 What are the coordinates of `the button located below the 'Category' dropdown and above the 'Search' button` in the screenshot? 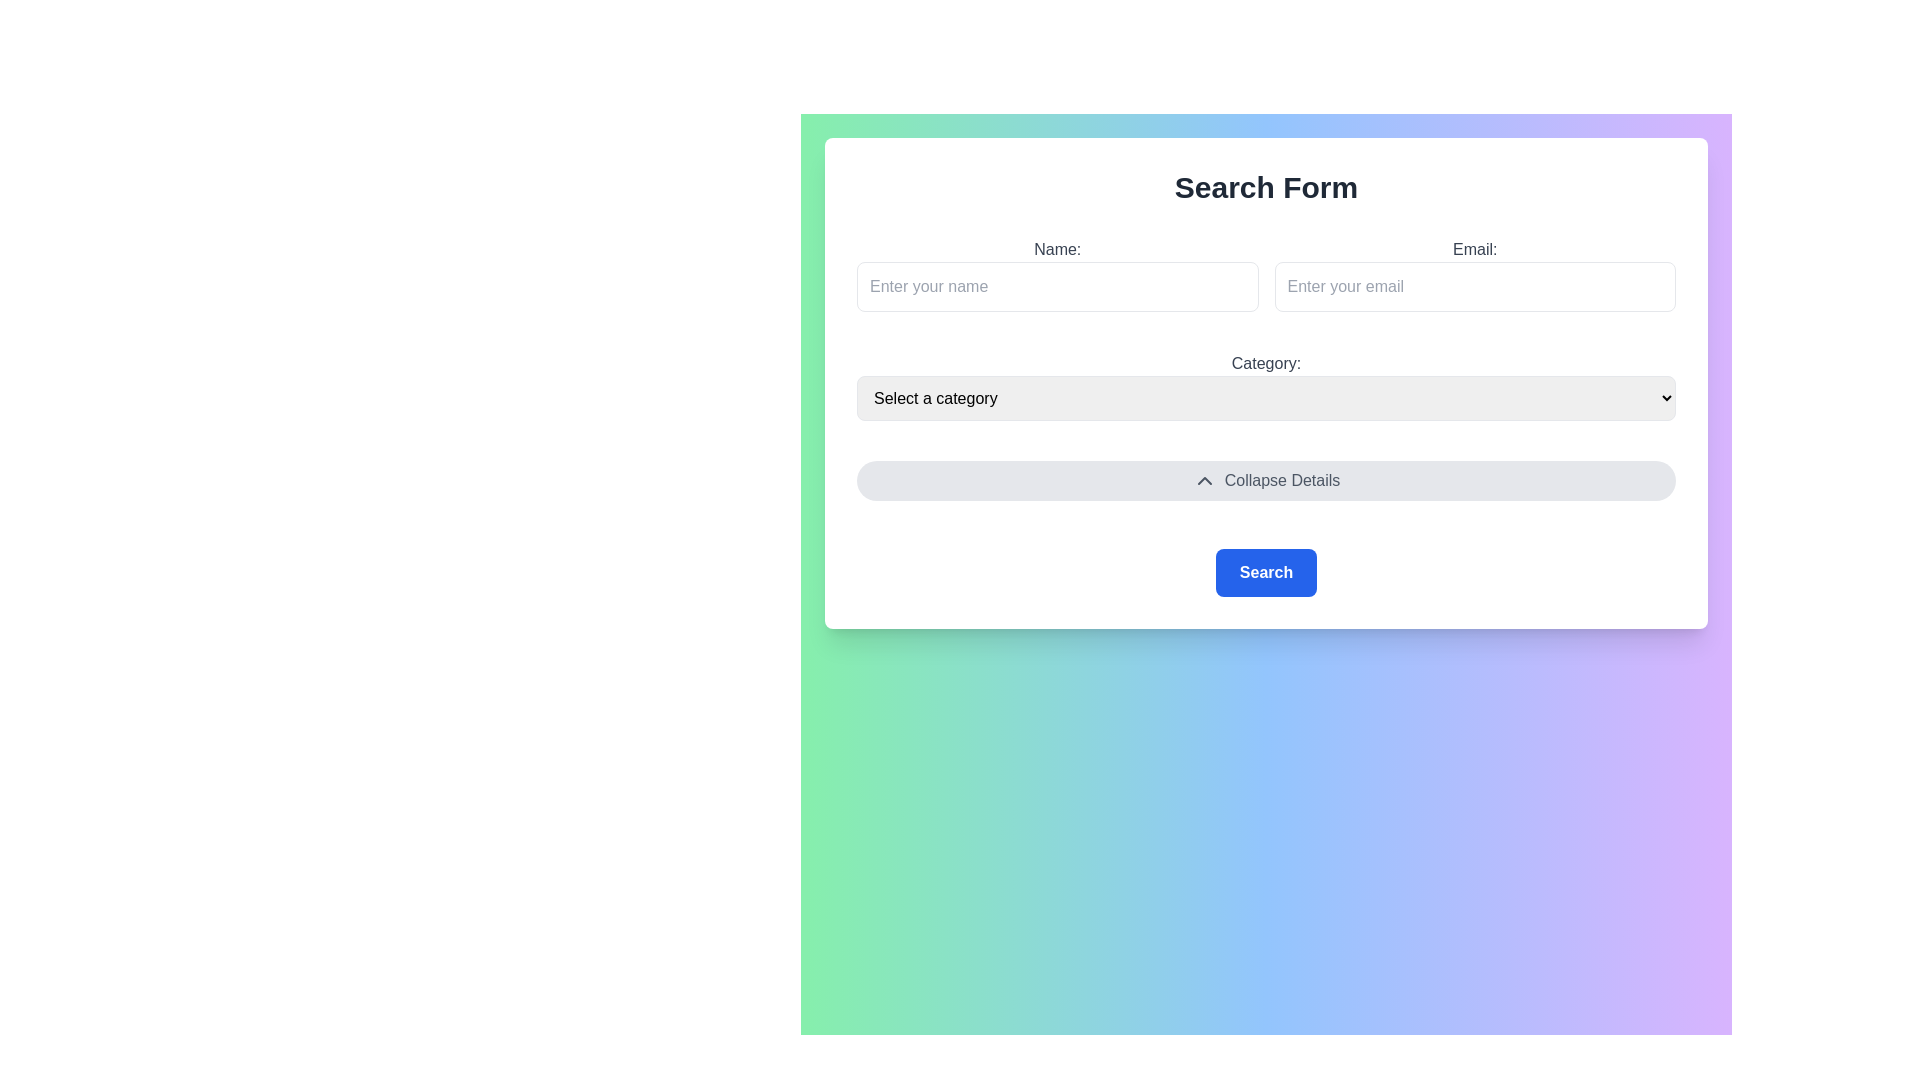 It's located at (1265, 481).